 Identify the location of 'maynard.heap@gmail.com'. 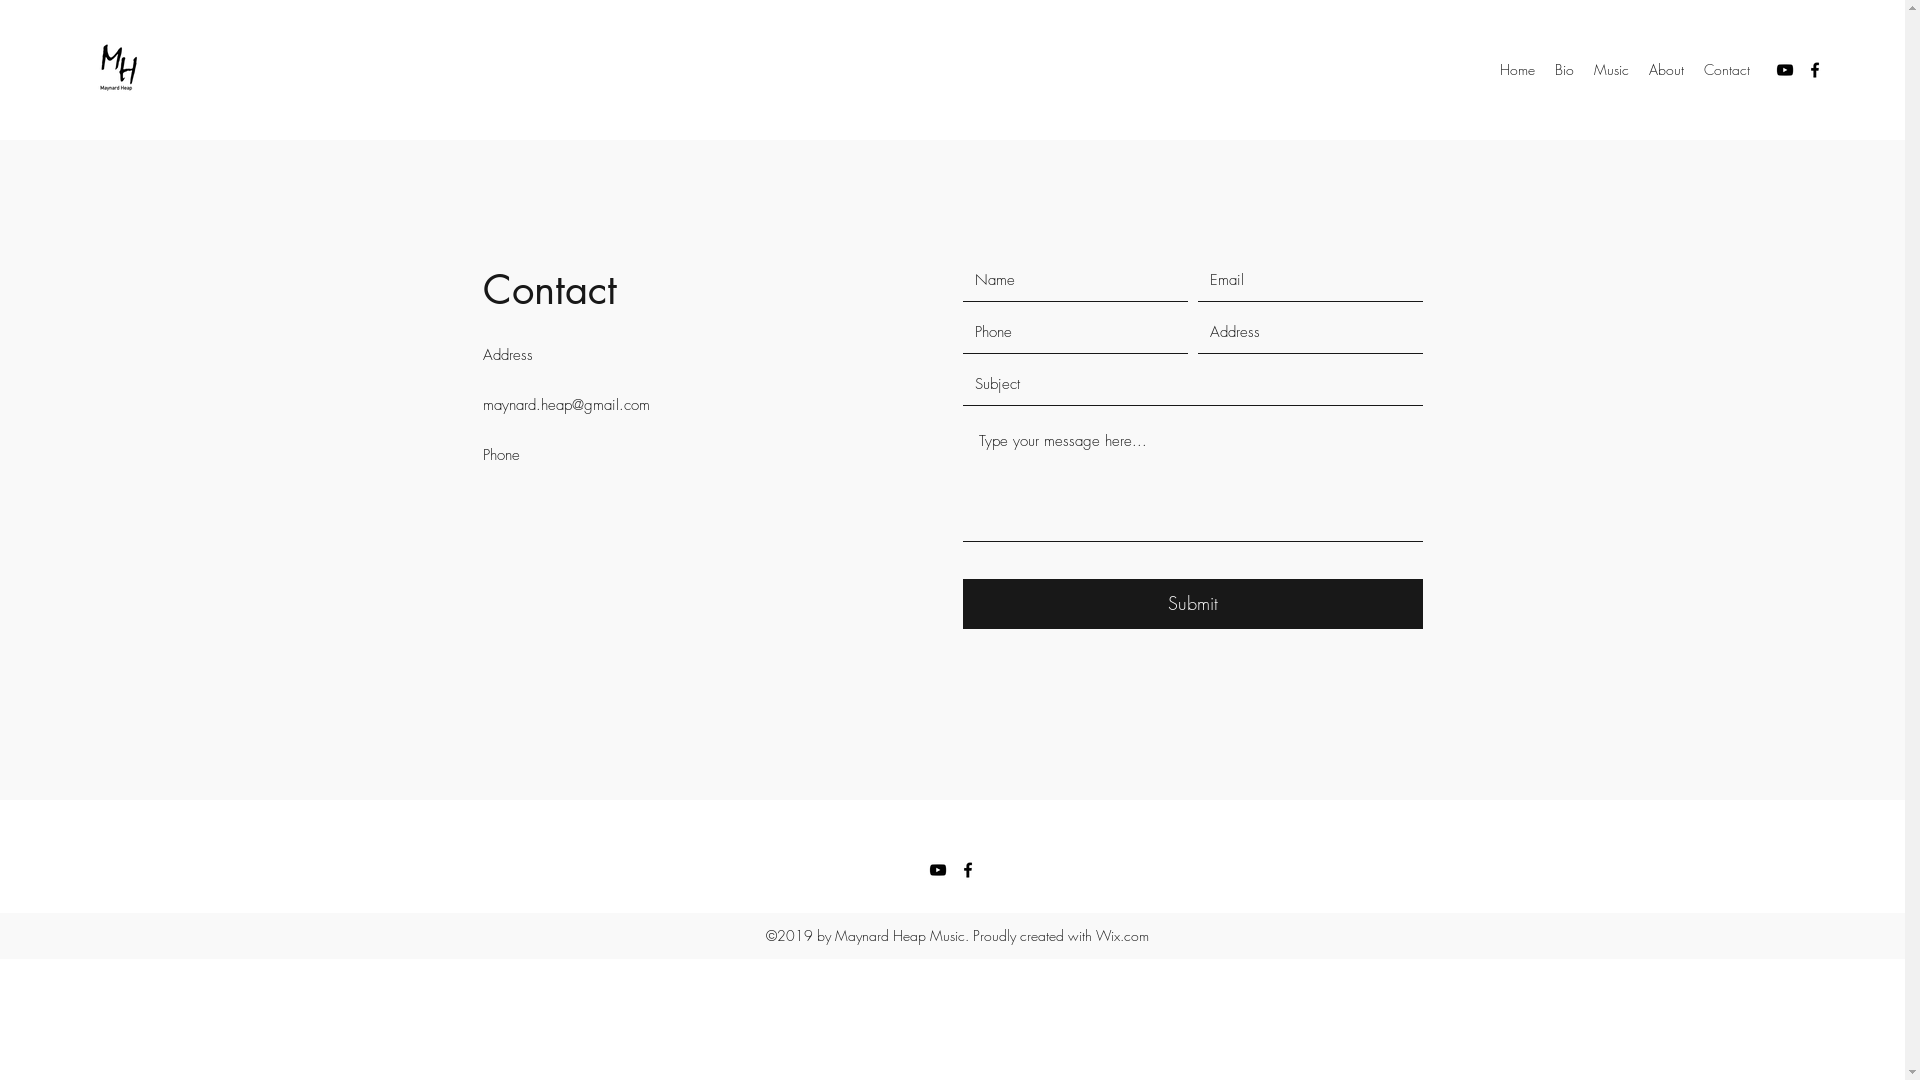
(481, 405).